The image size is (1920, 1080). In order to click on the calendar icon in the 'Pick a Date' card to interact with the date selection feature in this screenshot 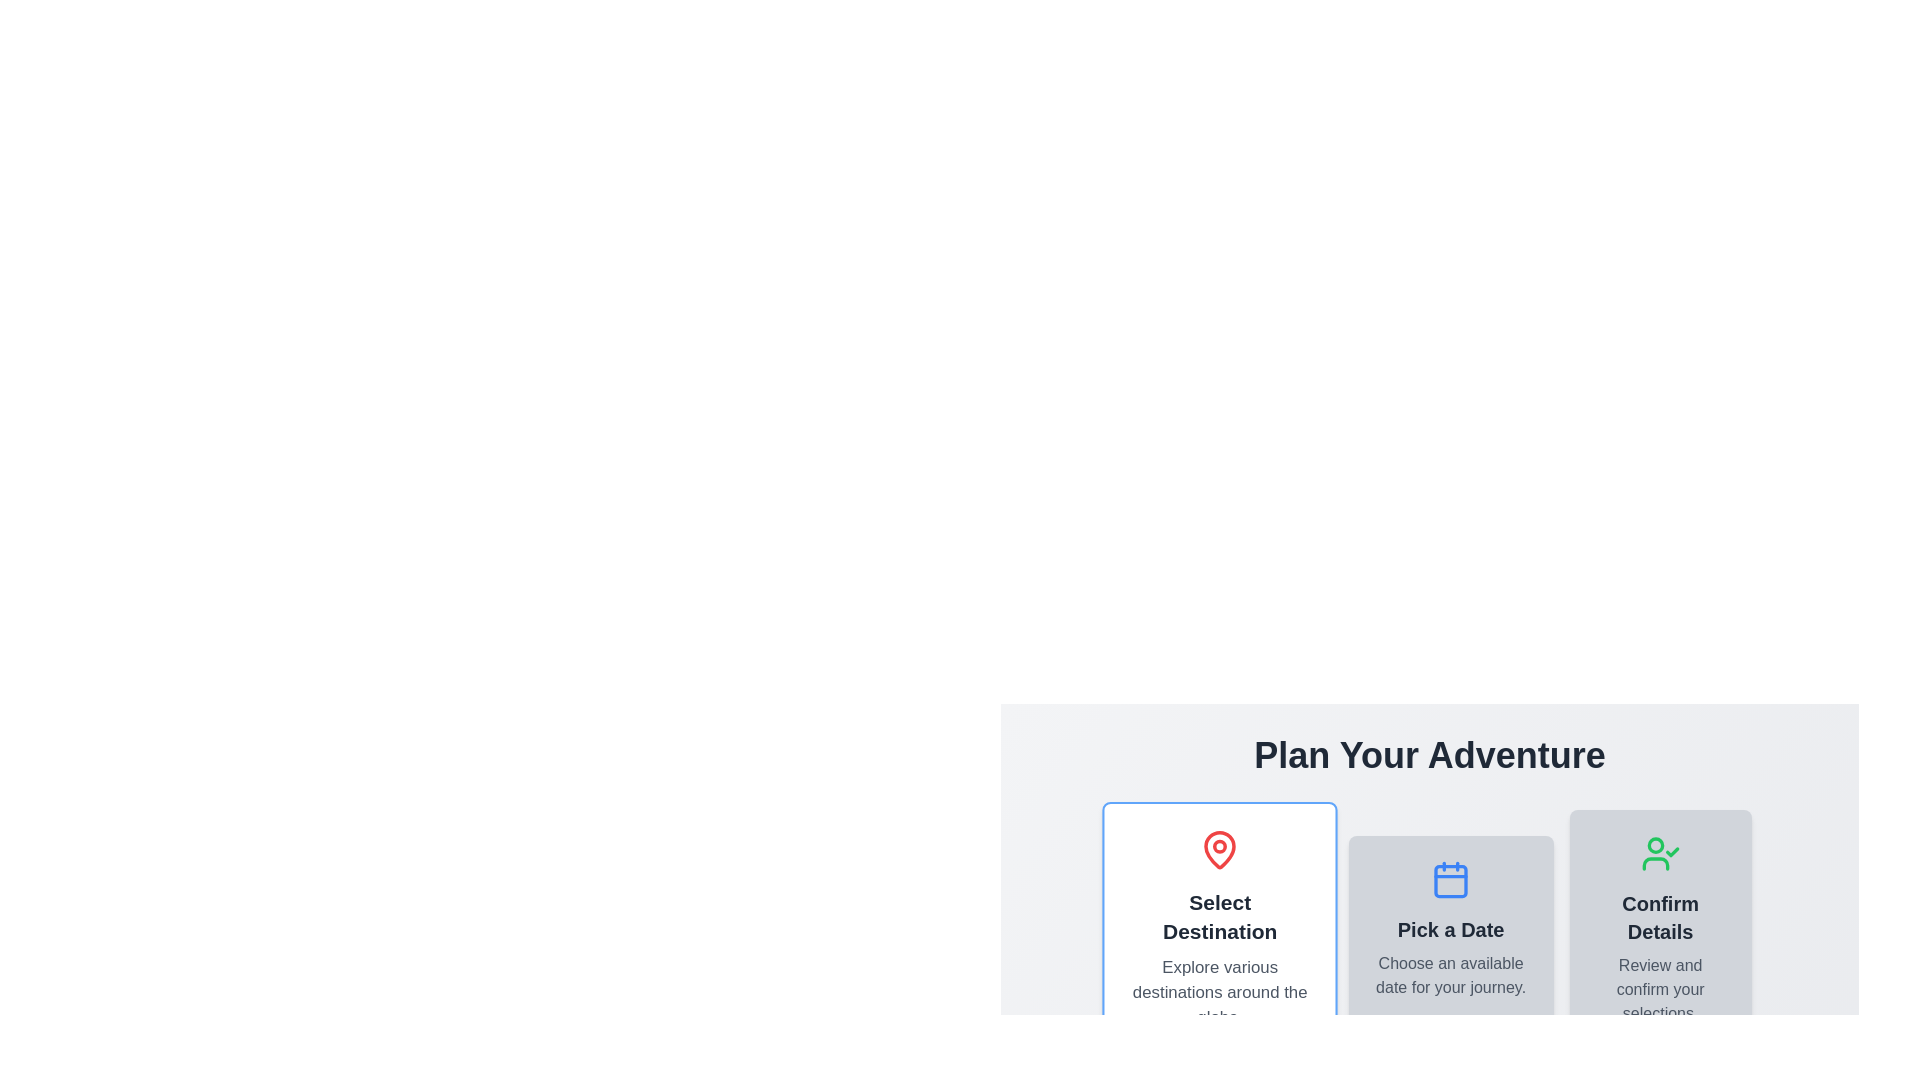, I will do `click(1451, 878)`.